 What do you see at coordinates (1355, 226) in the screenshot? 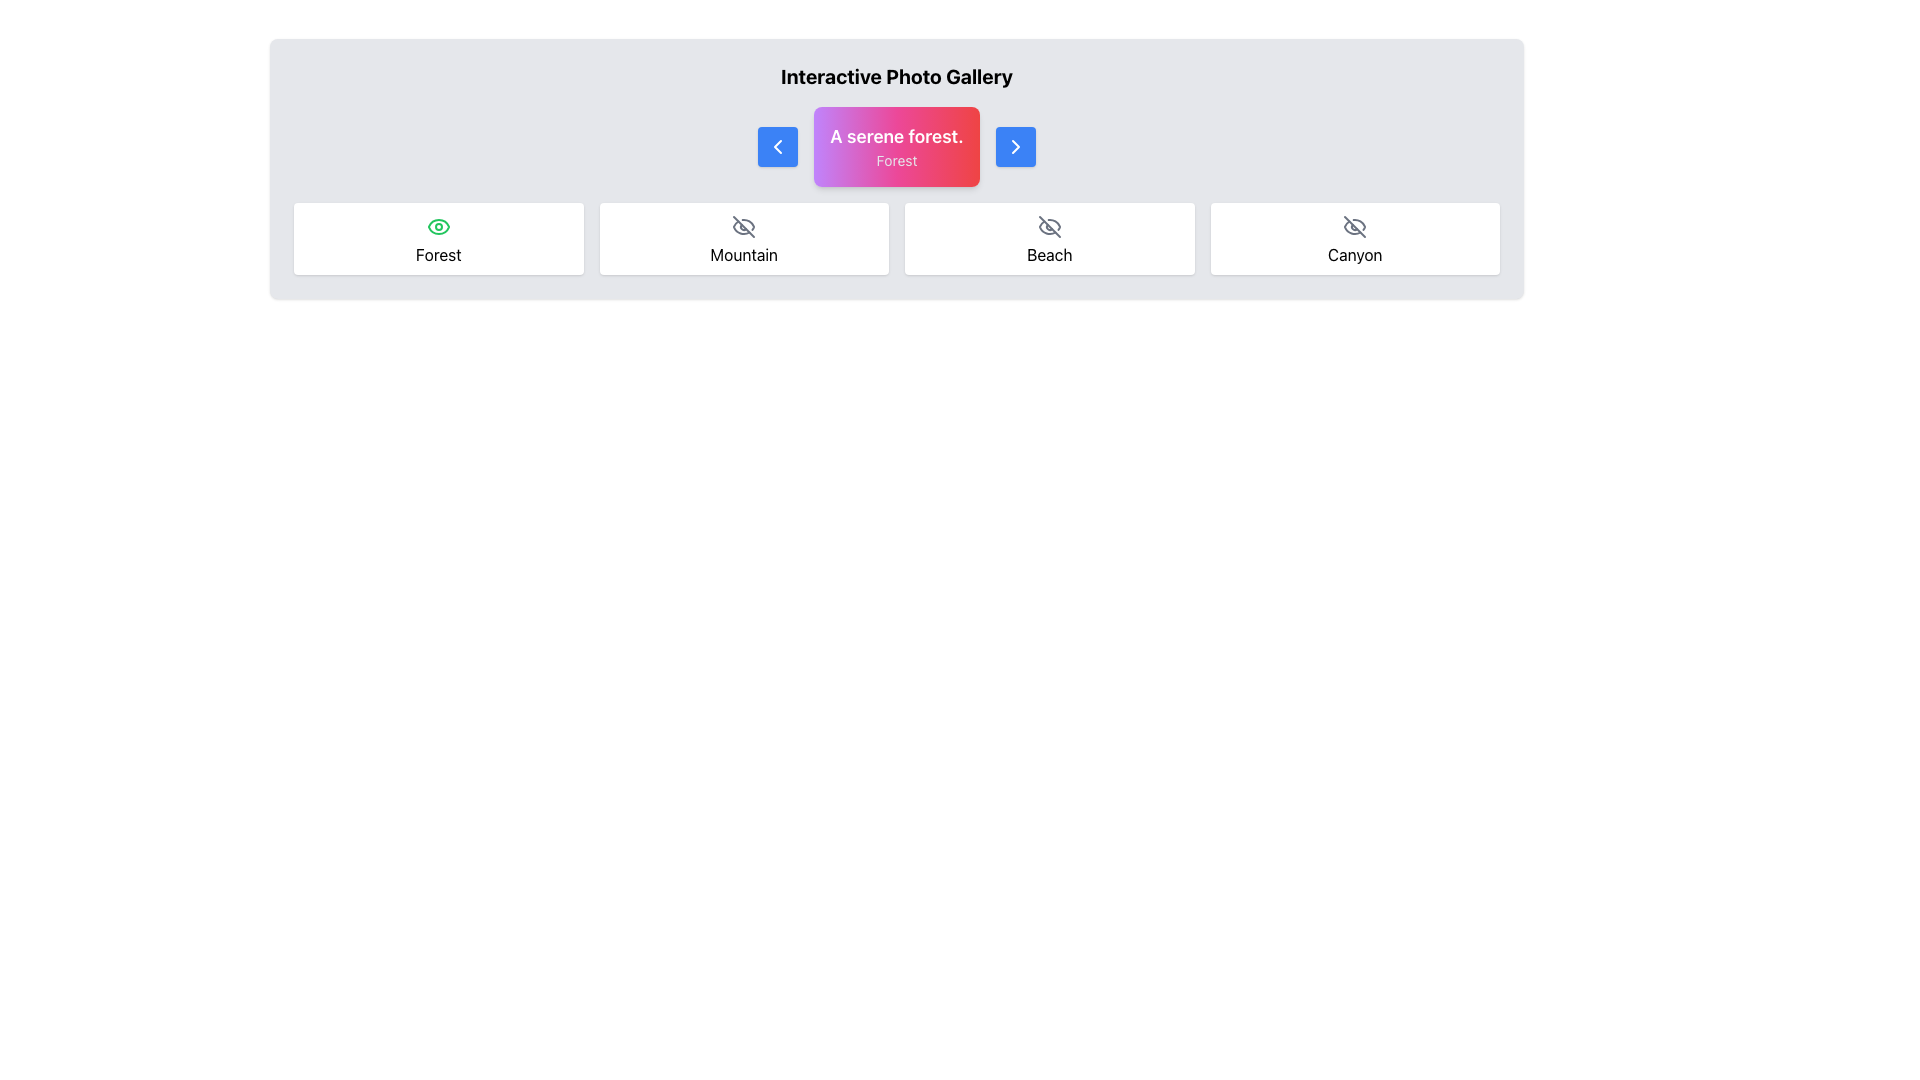
I see `the visibility toggle icon located within the 'Canyon' button to trigger the tooltip` at bounding box center [1355, 226].